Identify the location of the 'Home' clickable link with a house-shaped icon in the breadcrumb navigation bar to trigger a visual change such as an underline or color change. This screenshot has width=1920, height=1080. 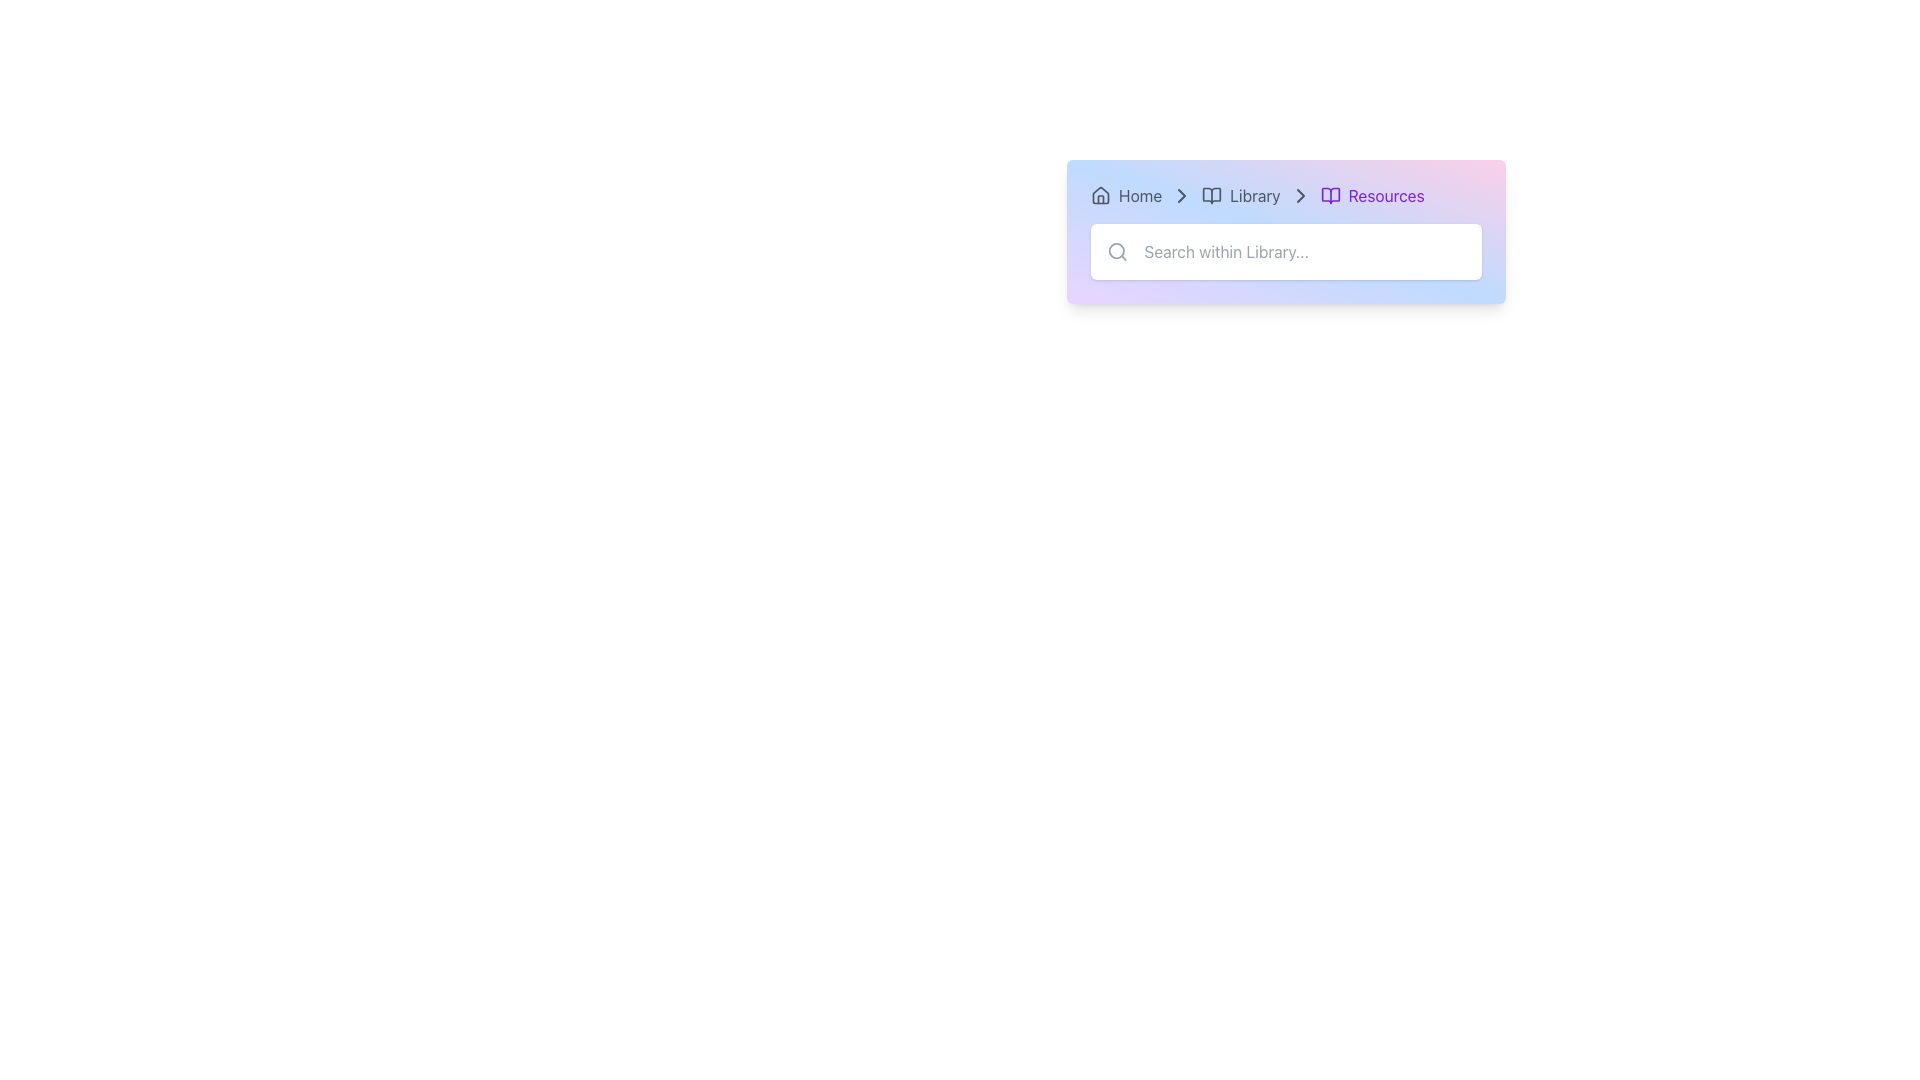
(1126, 196).